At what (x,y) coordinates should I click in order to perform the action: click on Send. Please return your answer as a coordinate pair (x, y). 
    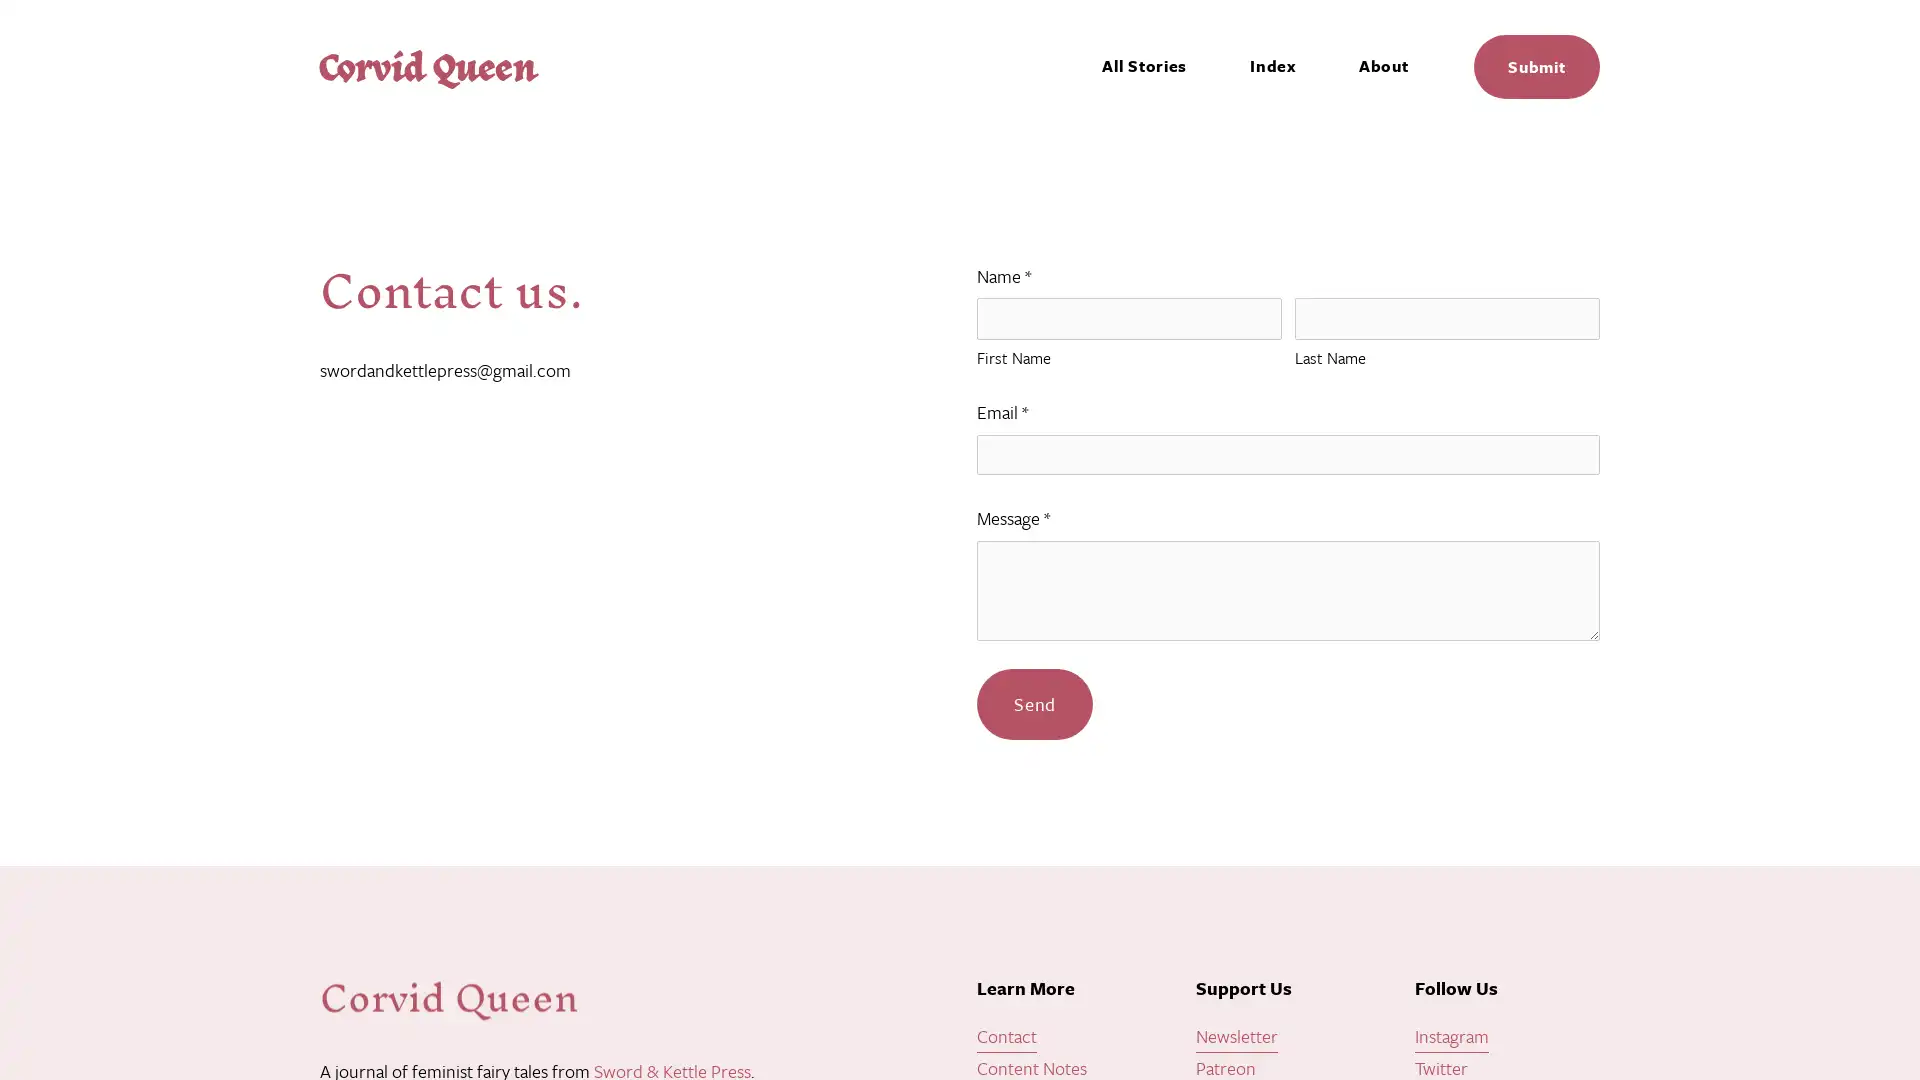
    Looking at the image, I should click on (1034, 702).